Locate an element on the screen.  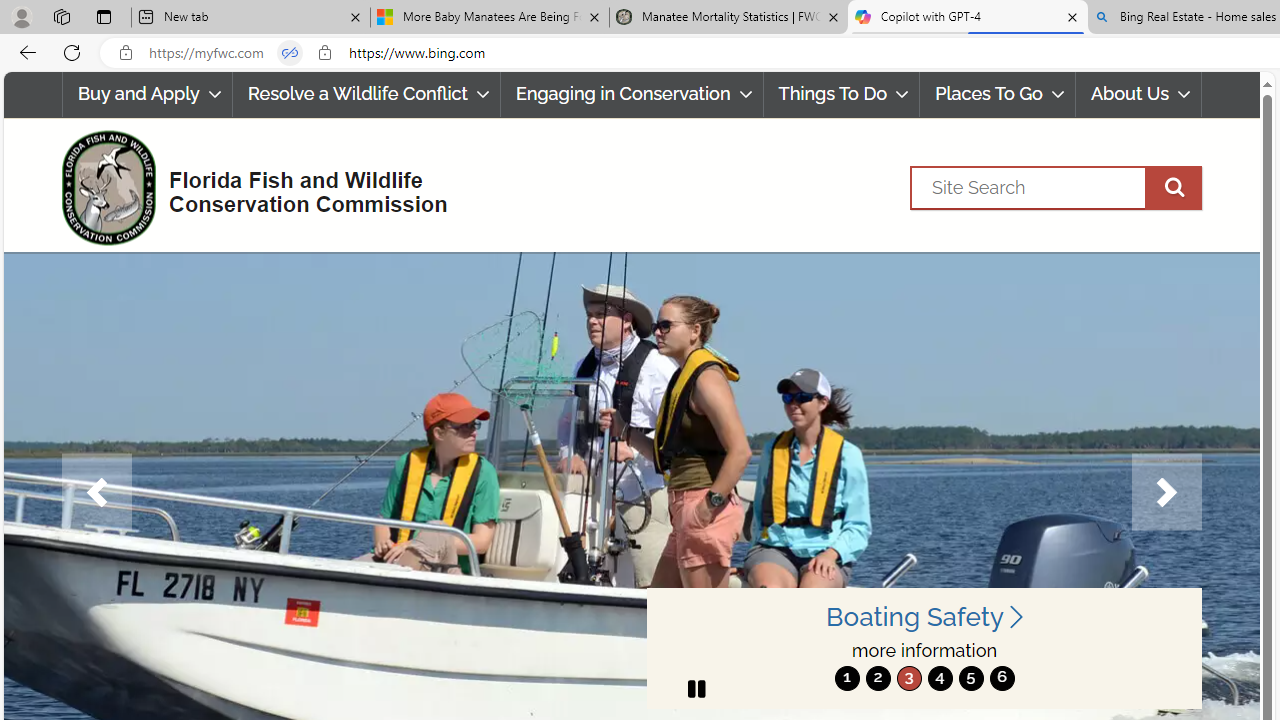
'5' is located at coordinates (970, 677).